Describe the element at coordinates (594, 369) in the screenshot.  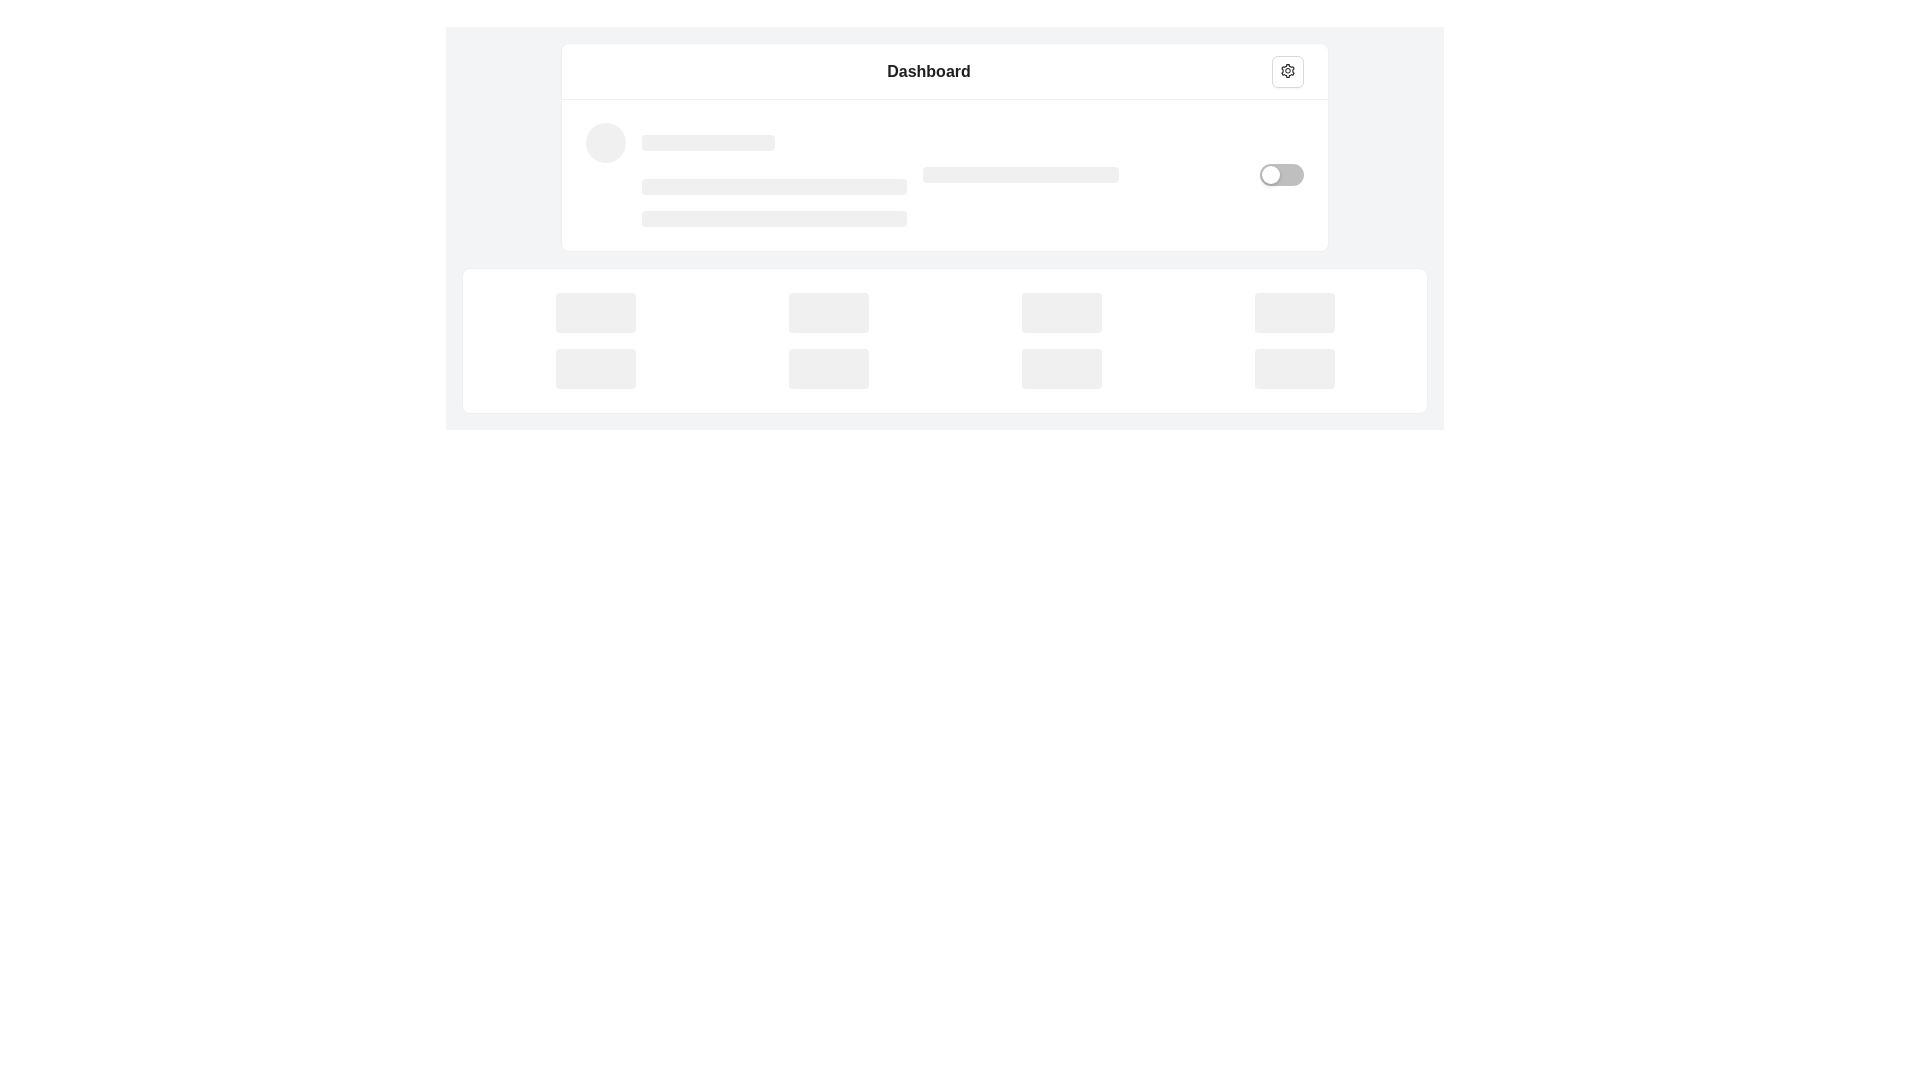
I see `the skeleton-like placeholder component, which is a light gray rectangular shape indicating an inactive or loading state, located in the second row, first column of a grid layout` at that location.